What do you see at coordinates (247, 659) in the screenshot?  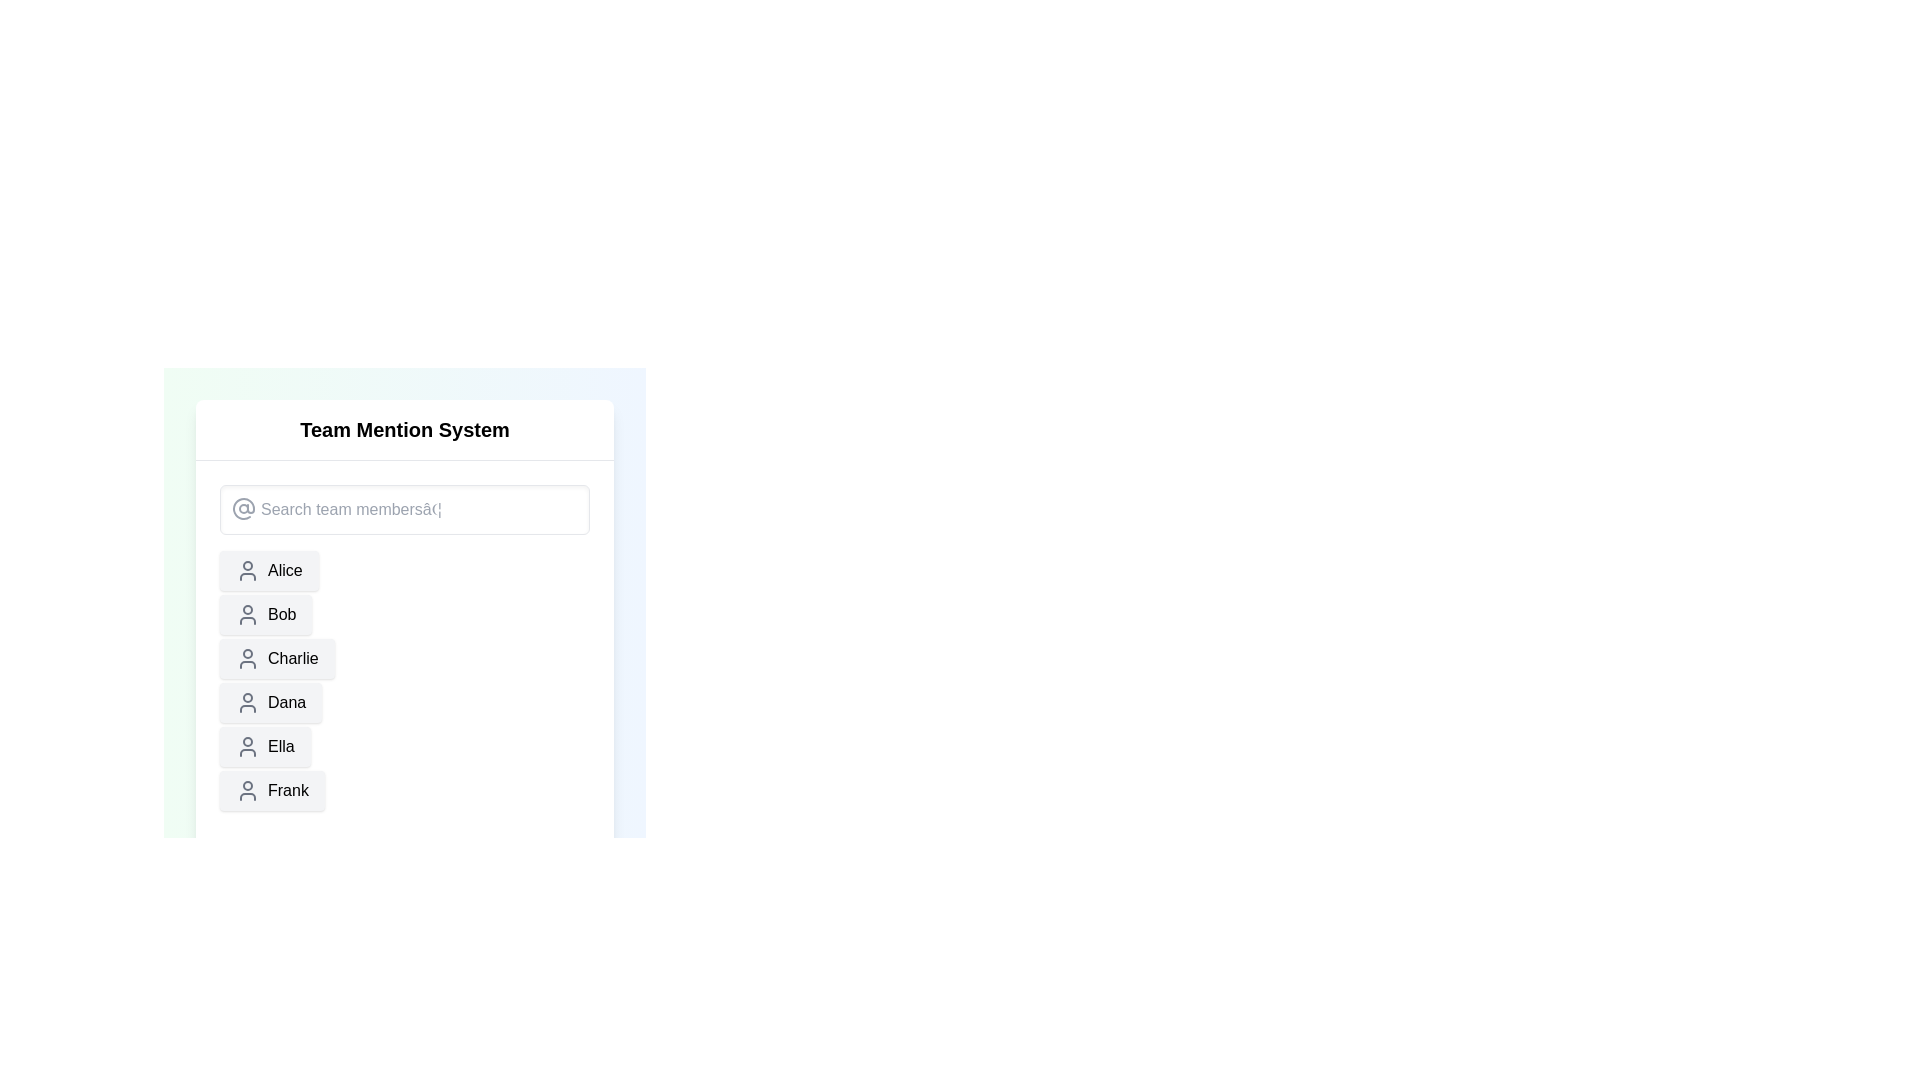 I see `the user icon represented by a gray SVG graphic located next to the text label 'Charlie' in the vertical list of users` at bounding box center [247, 659].